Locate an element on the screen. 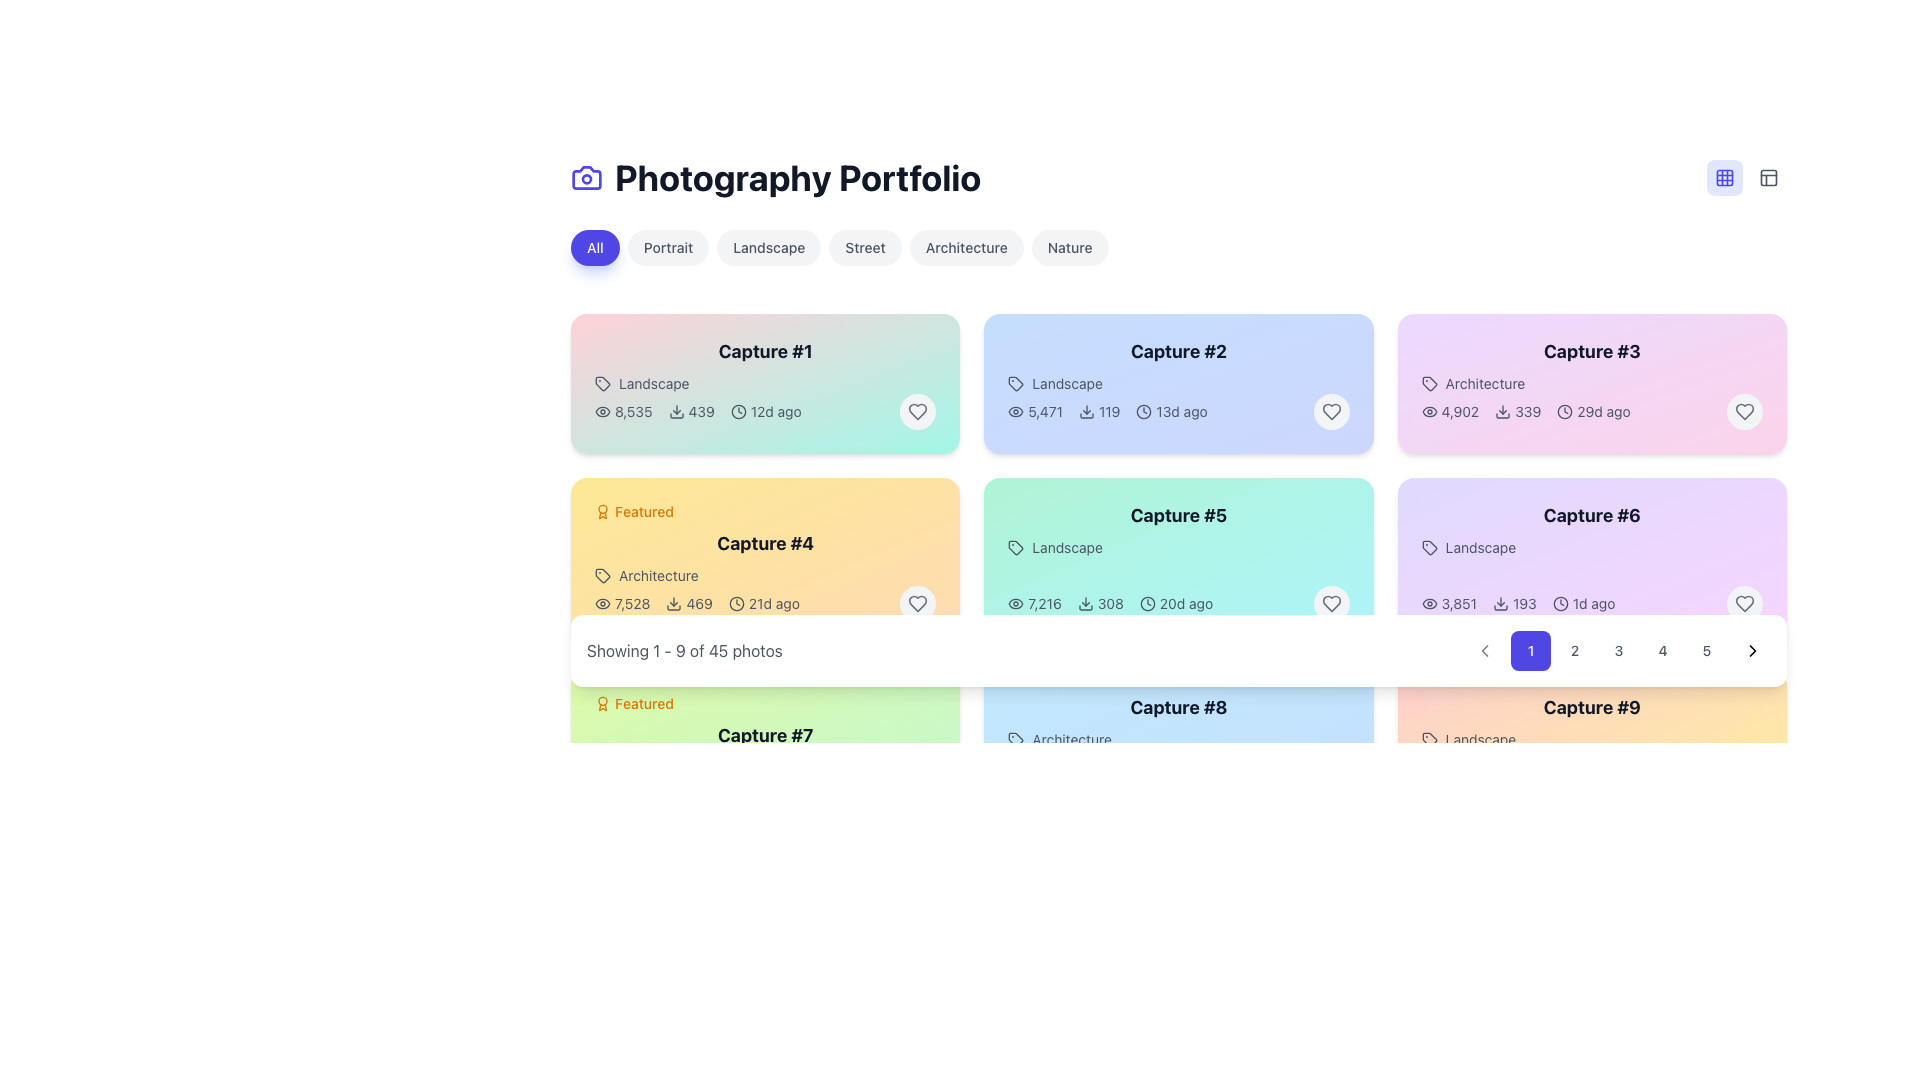 This screenshot has width=1920, height=1080. the Custom SVG graphical badge or icon, which is an award symbol styled badge located leftmost in a line of elements preceding the 'Featured' text and near the top of the yellow 'Capture #4' box is located at coordinates (602, 511).